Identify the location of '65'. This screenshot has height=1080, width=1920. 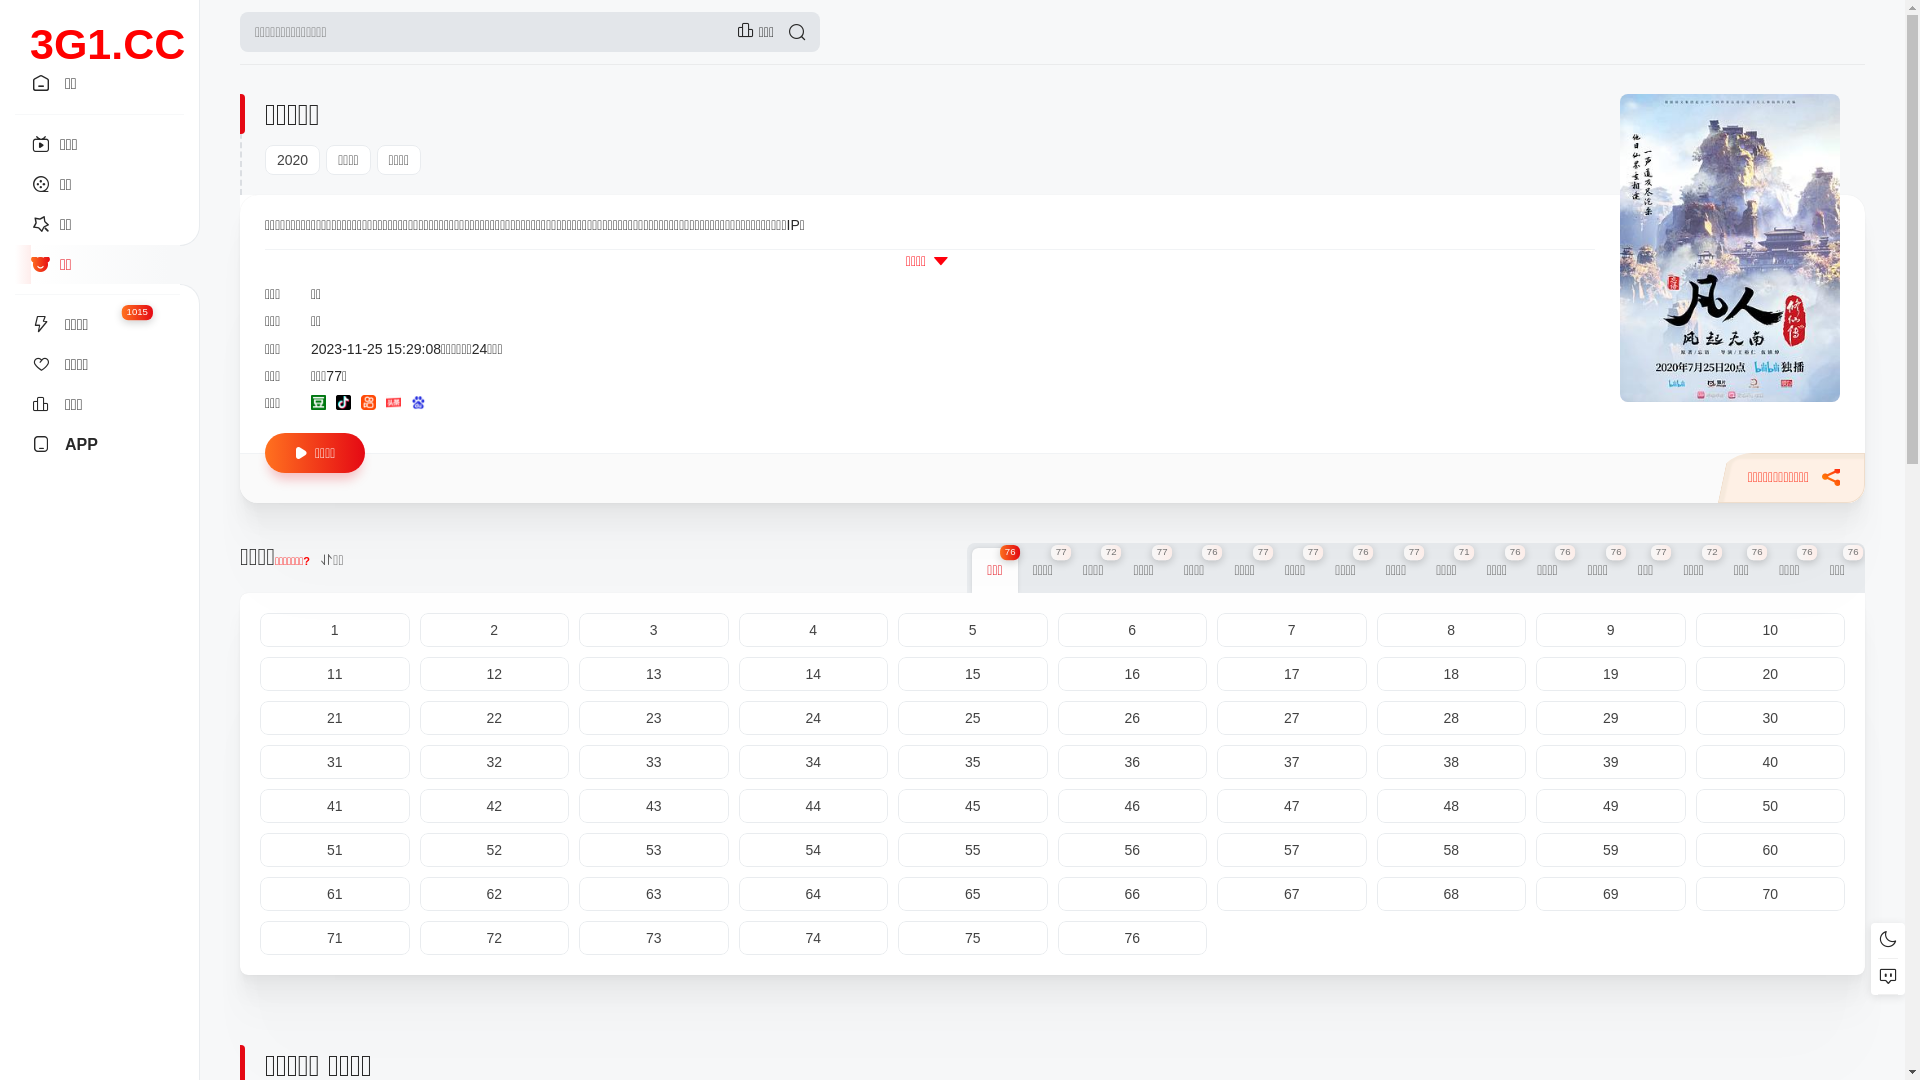
(973, 893).